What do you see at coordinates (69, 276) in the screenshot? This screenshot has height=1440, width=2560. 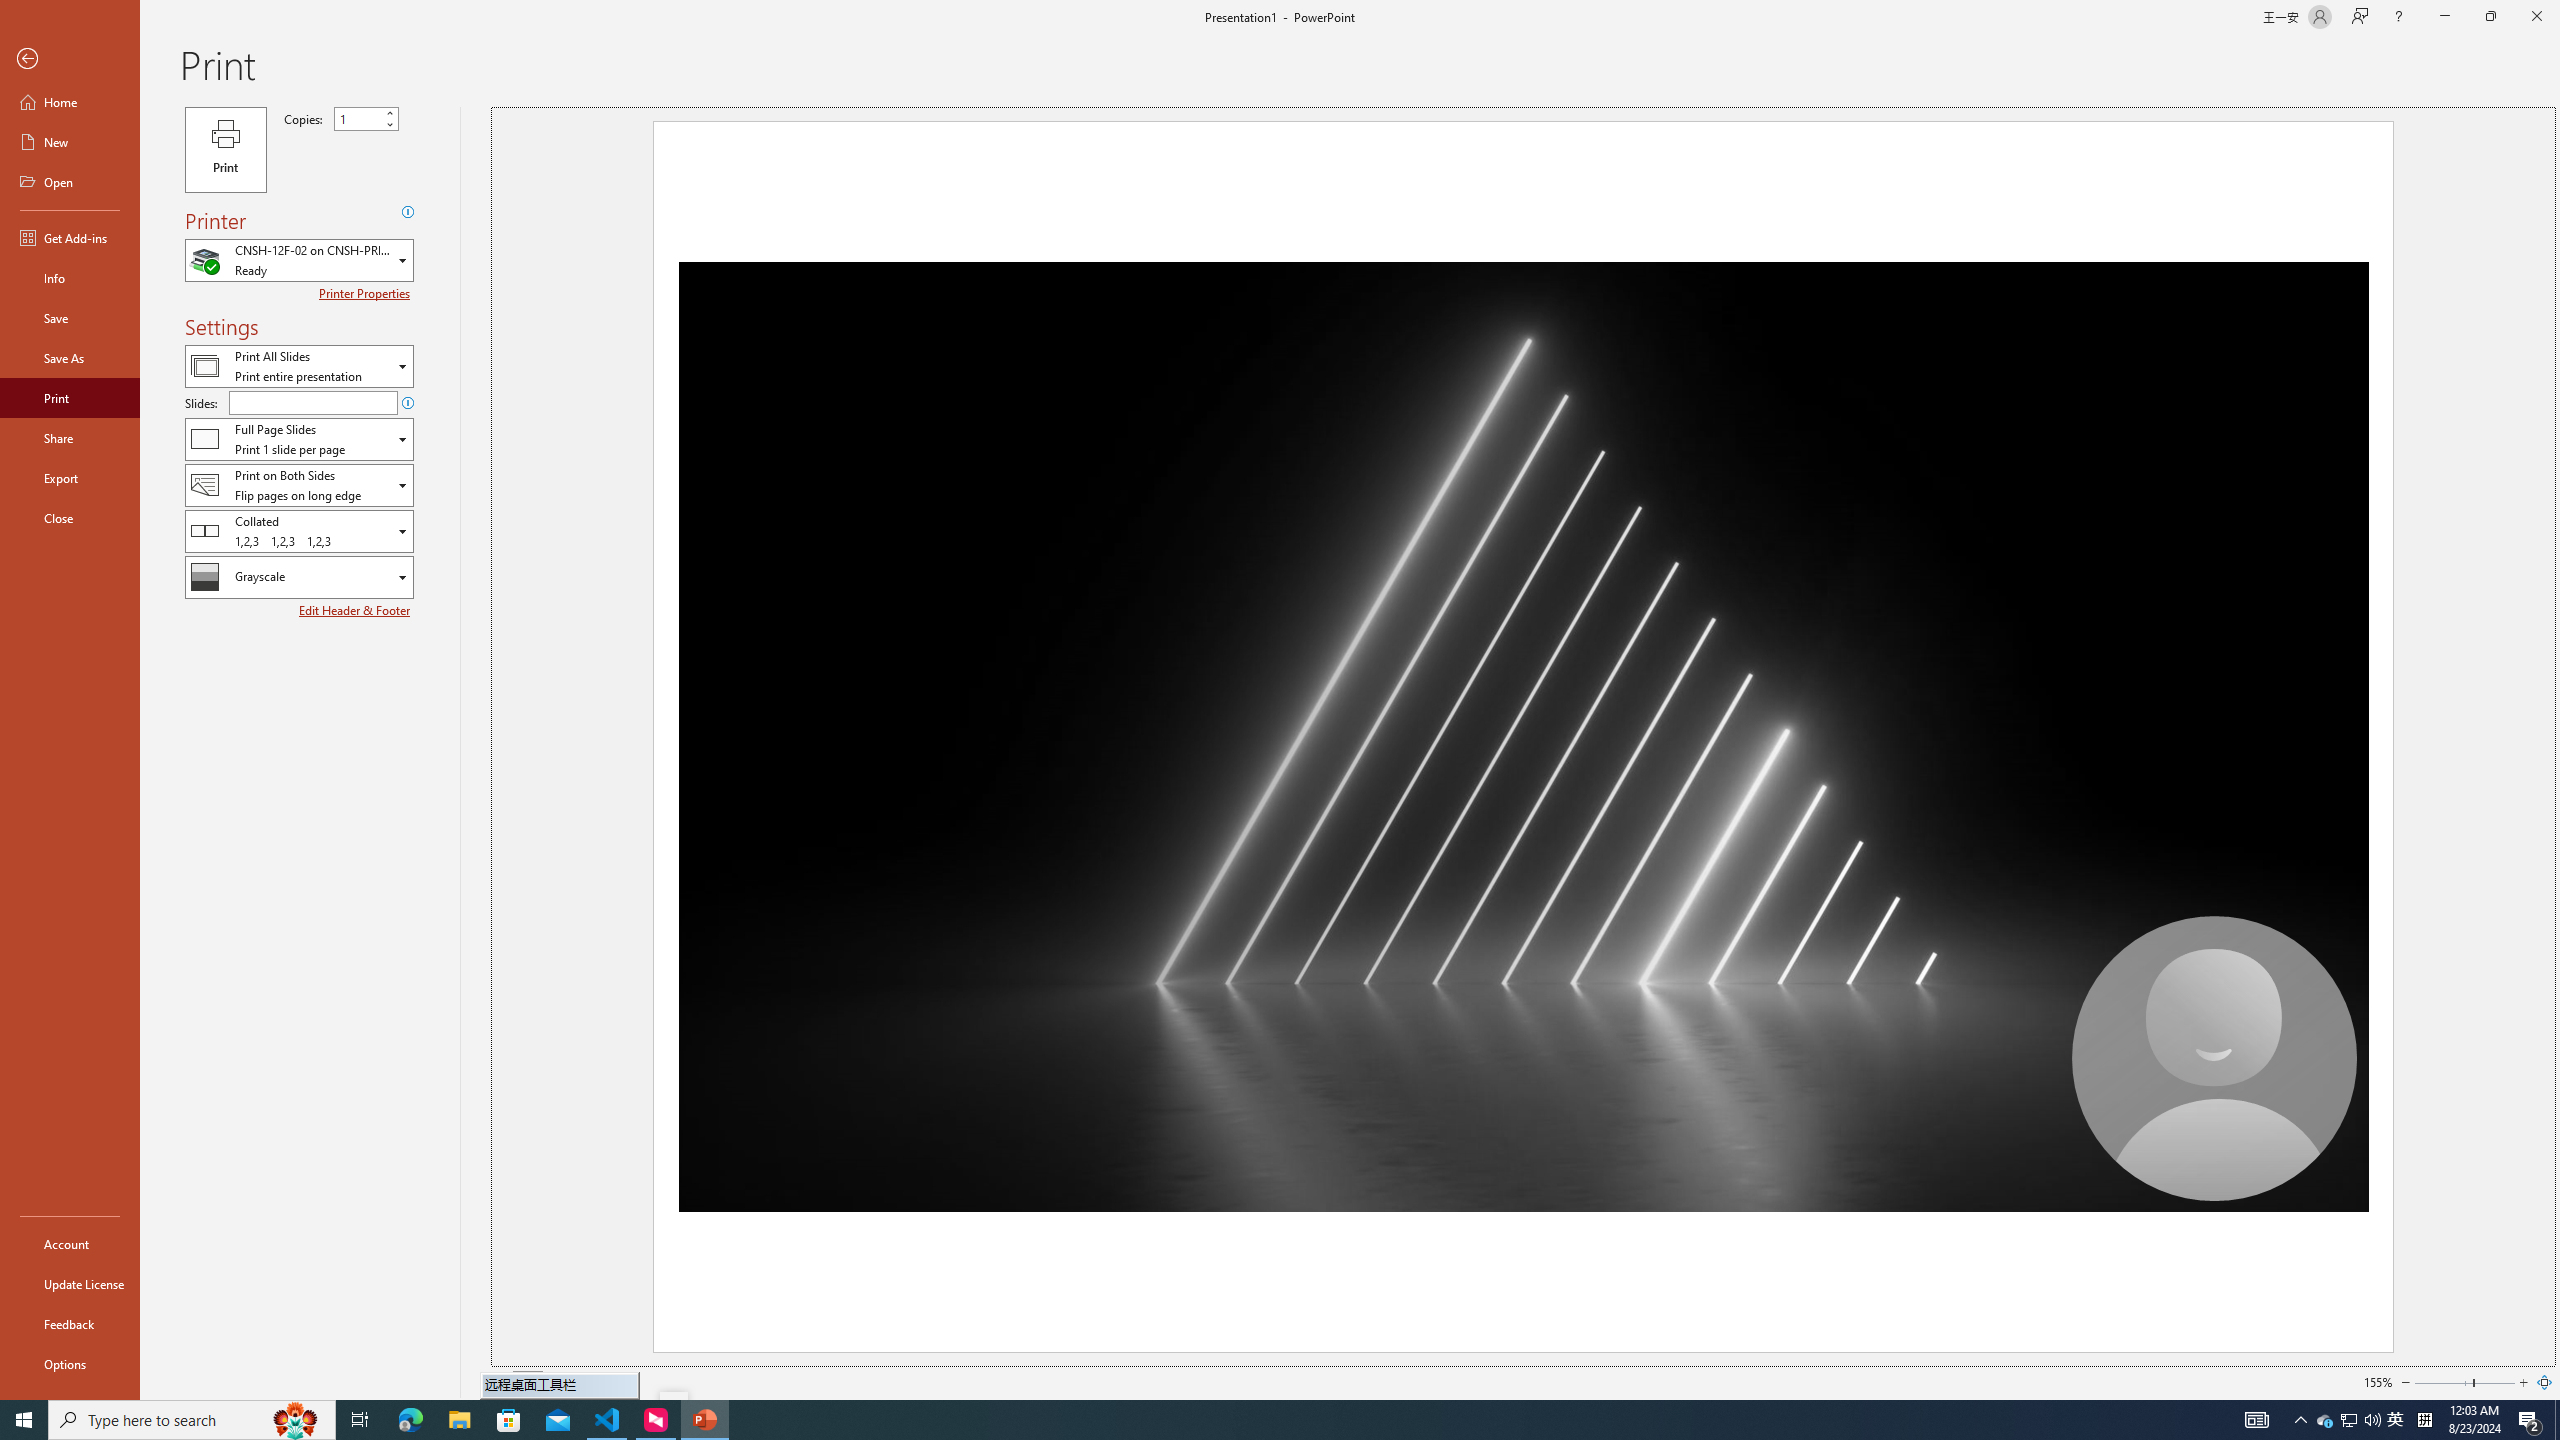 I see `'Info'` at bounding box center [69, 276].